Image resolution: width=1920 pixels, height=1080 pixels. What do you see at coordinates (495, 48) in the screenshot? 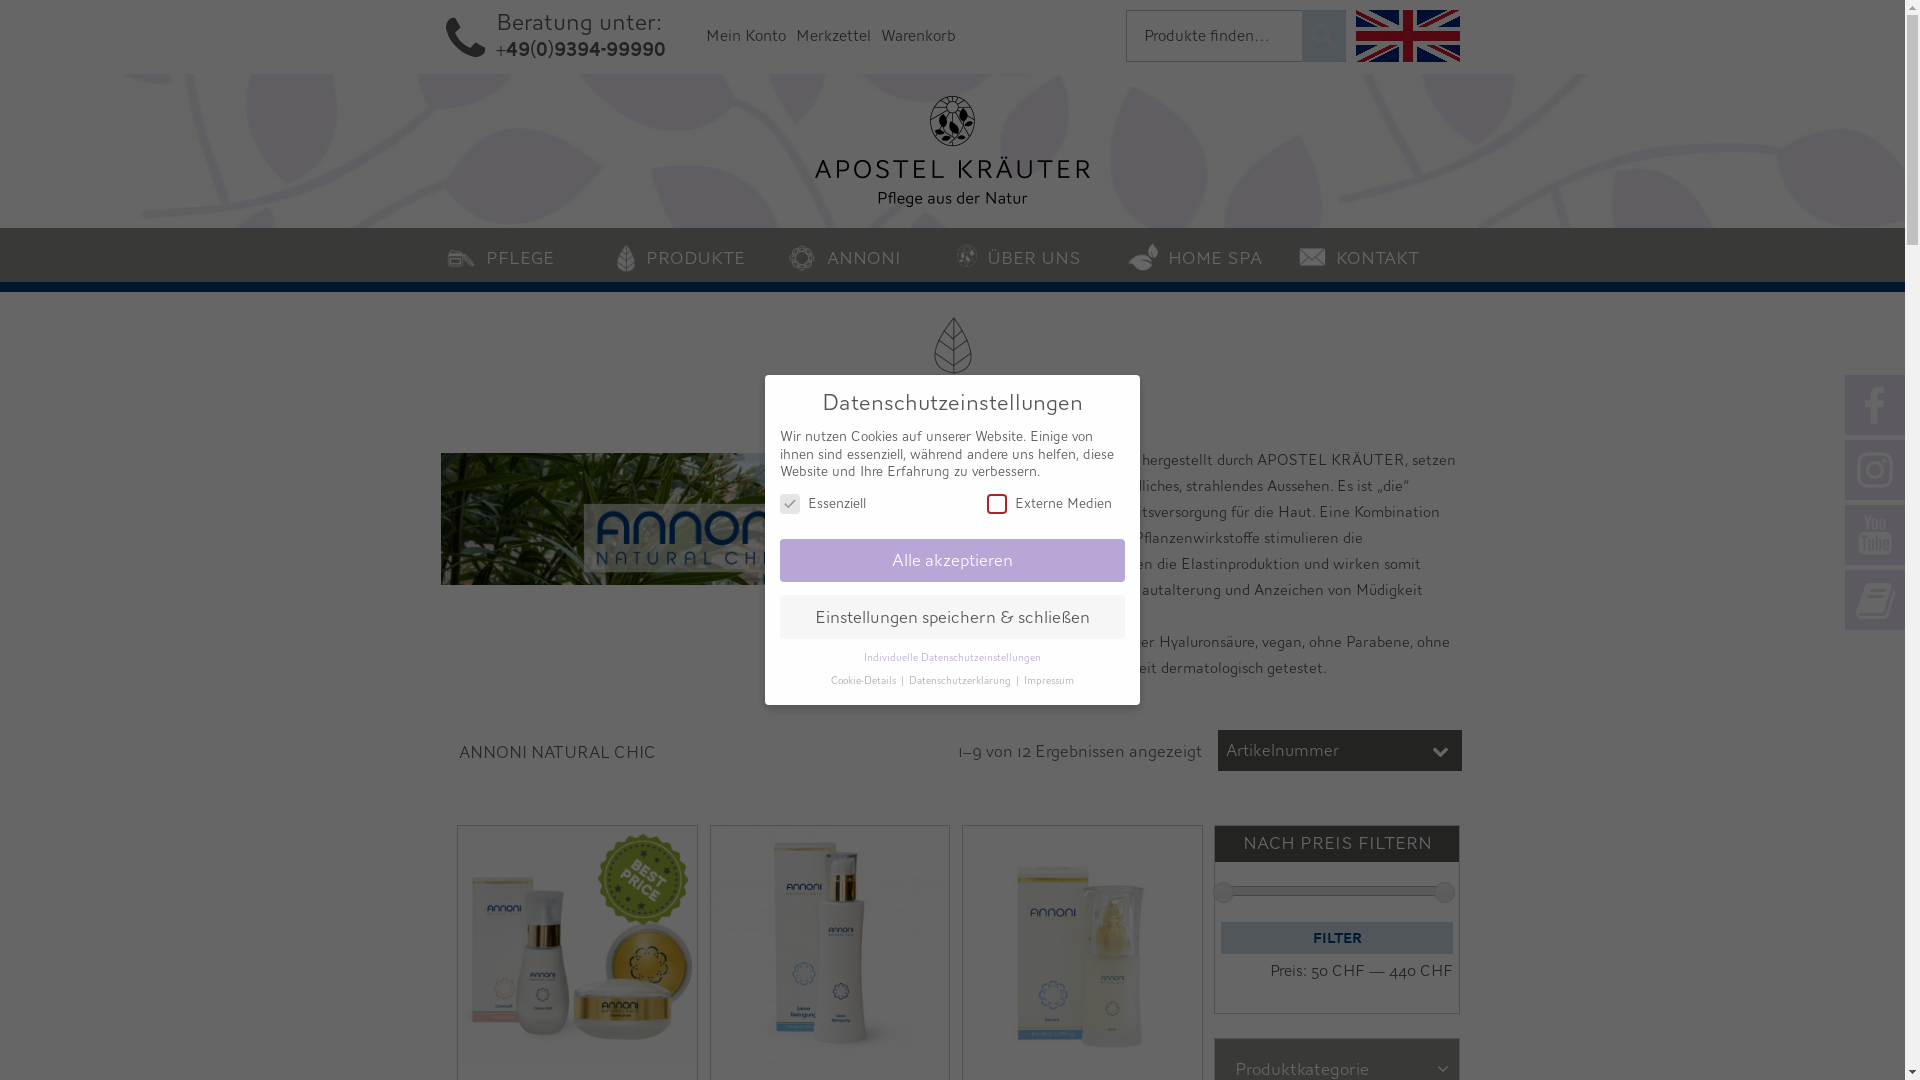
I see `'+49(0)9394-99990'` at bounding box center [495, 48].